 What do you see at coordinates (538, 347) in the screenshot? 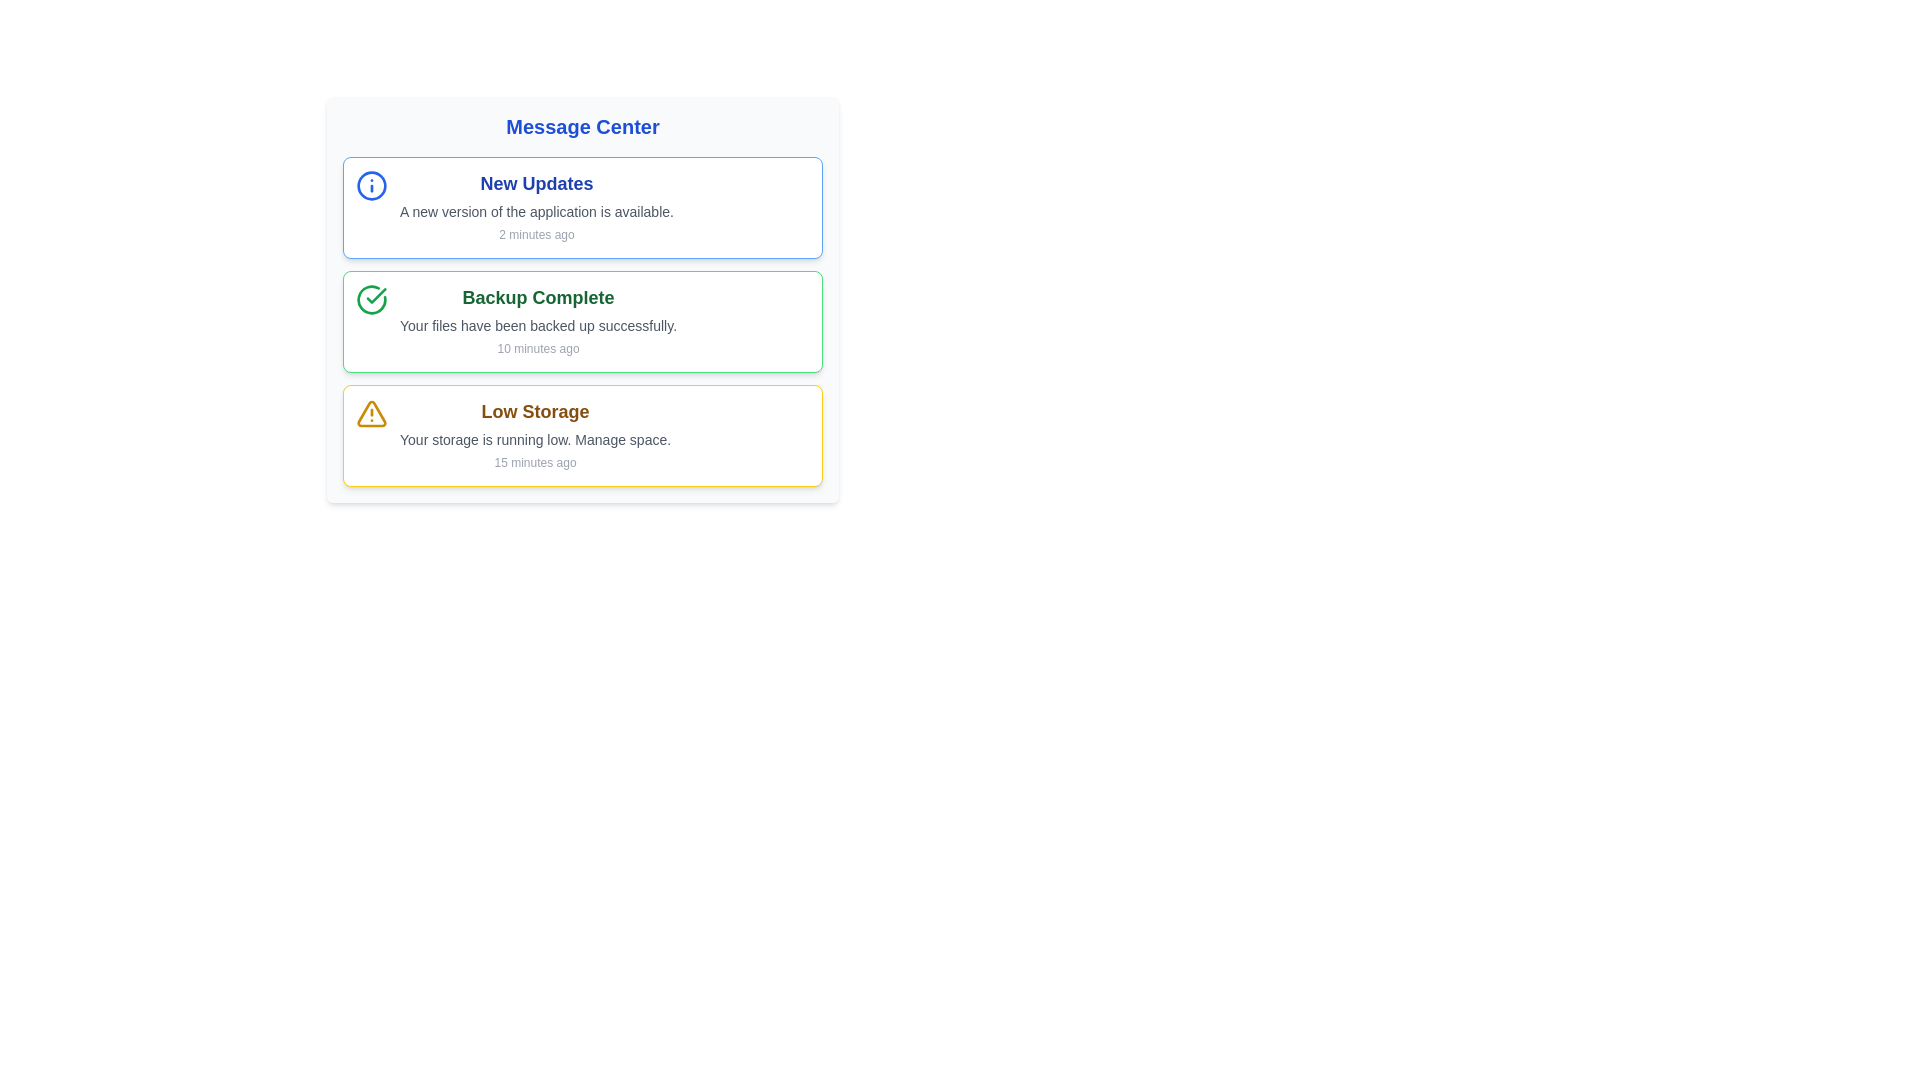
I see `the Informational label in the bottom-right corner of the 'Backup Complete' notification box, which provides a timestamp or information about the time elapsed since an event occurred` at bounding box center [538, 347].